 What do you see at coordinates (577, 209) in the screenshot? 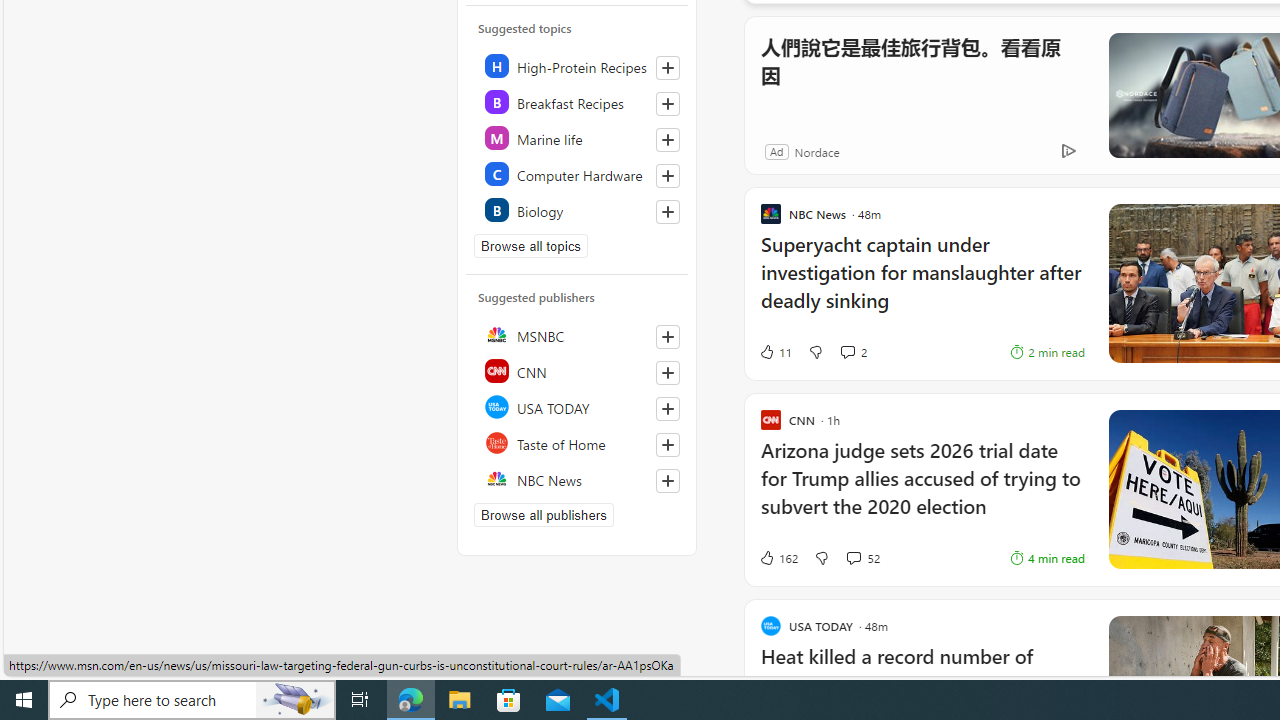
I see `'Class: highlight'` at bounding box center [577, 209].